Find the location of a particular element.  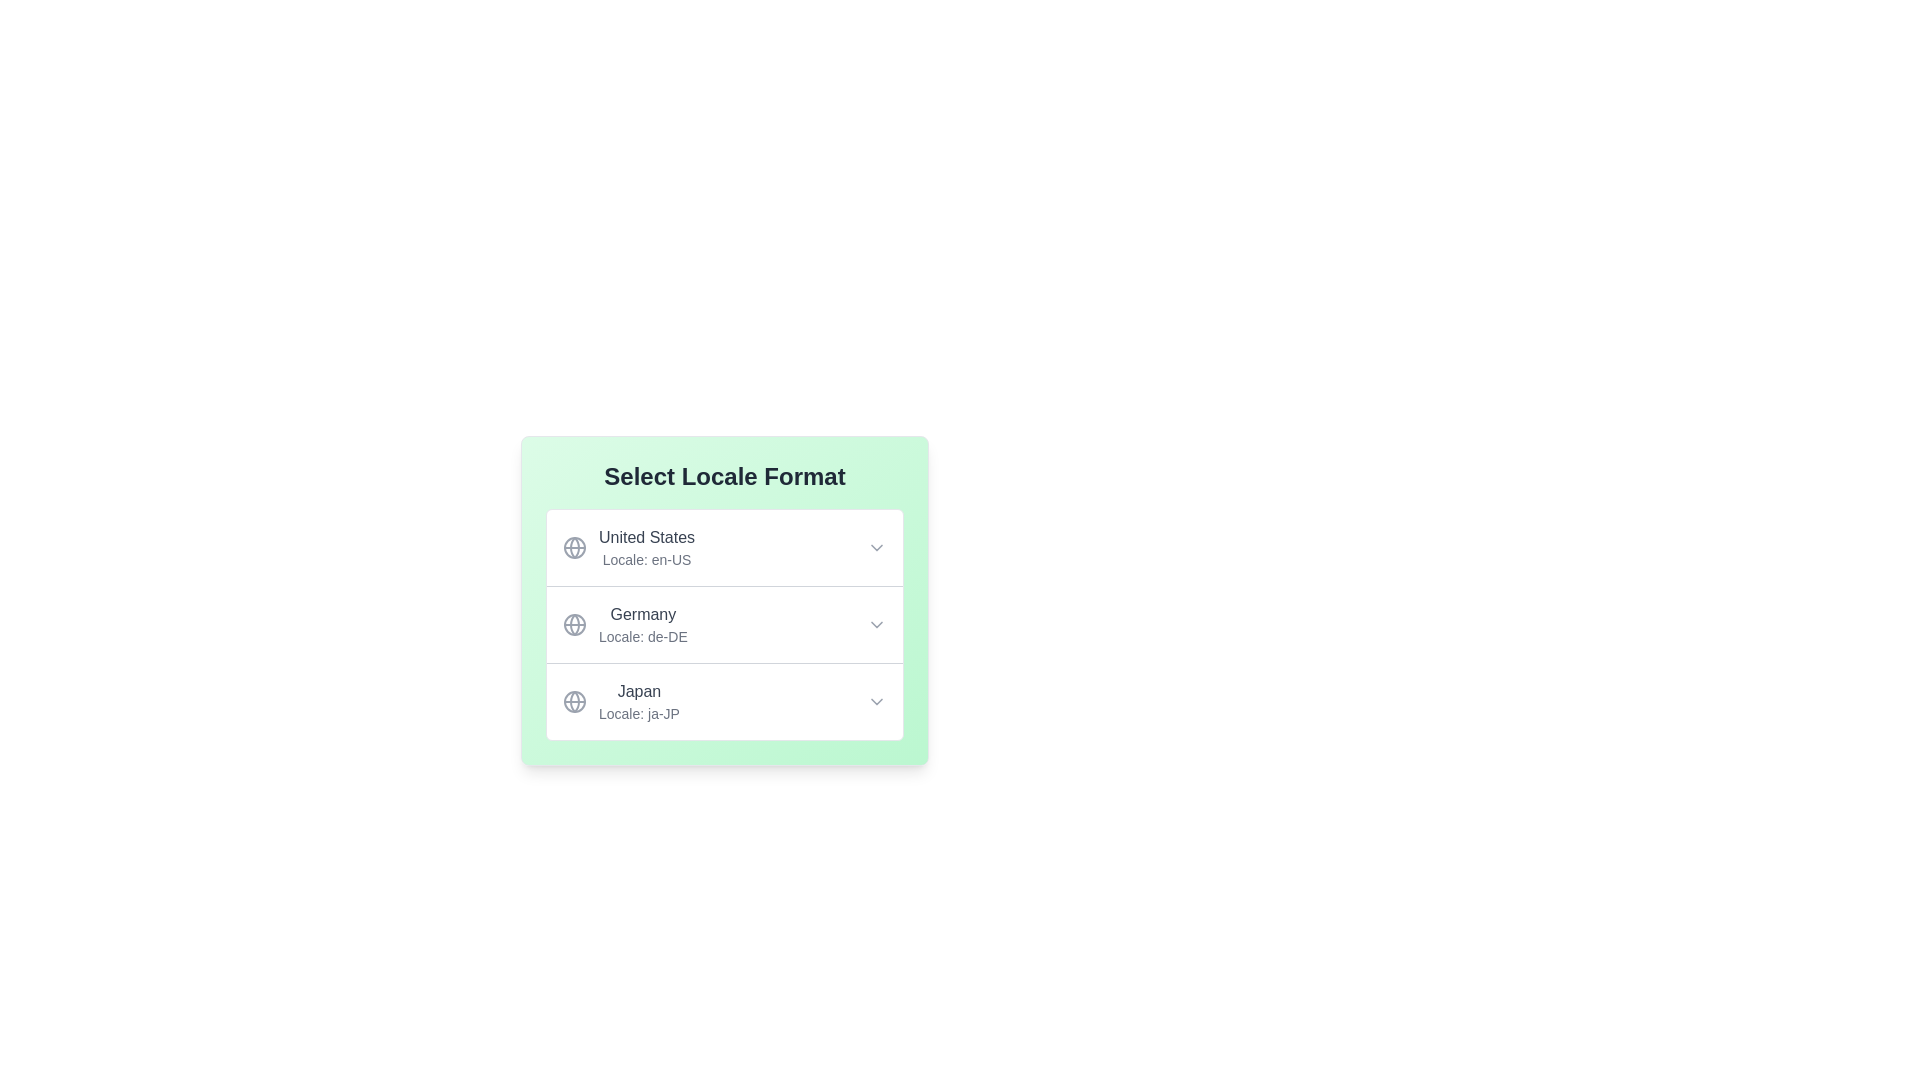

the outermost circular part of the globe icon, which is a decorative UI element indicating international settings, located near the top-left corner of the 'United States' option in the 'Select Locale Format' group is located at coordinates (574, 701).